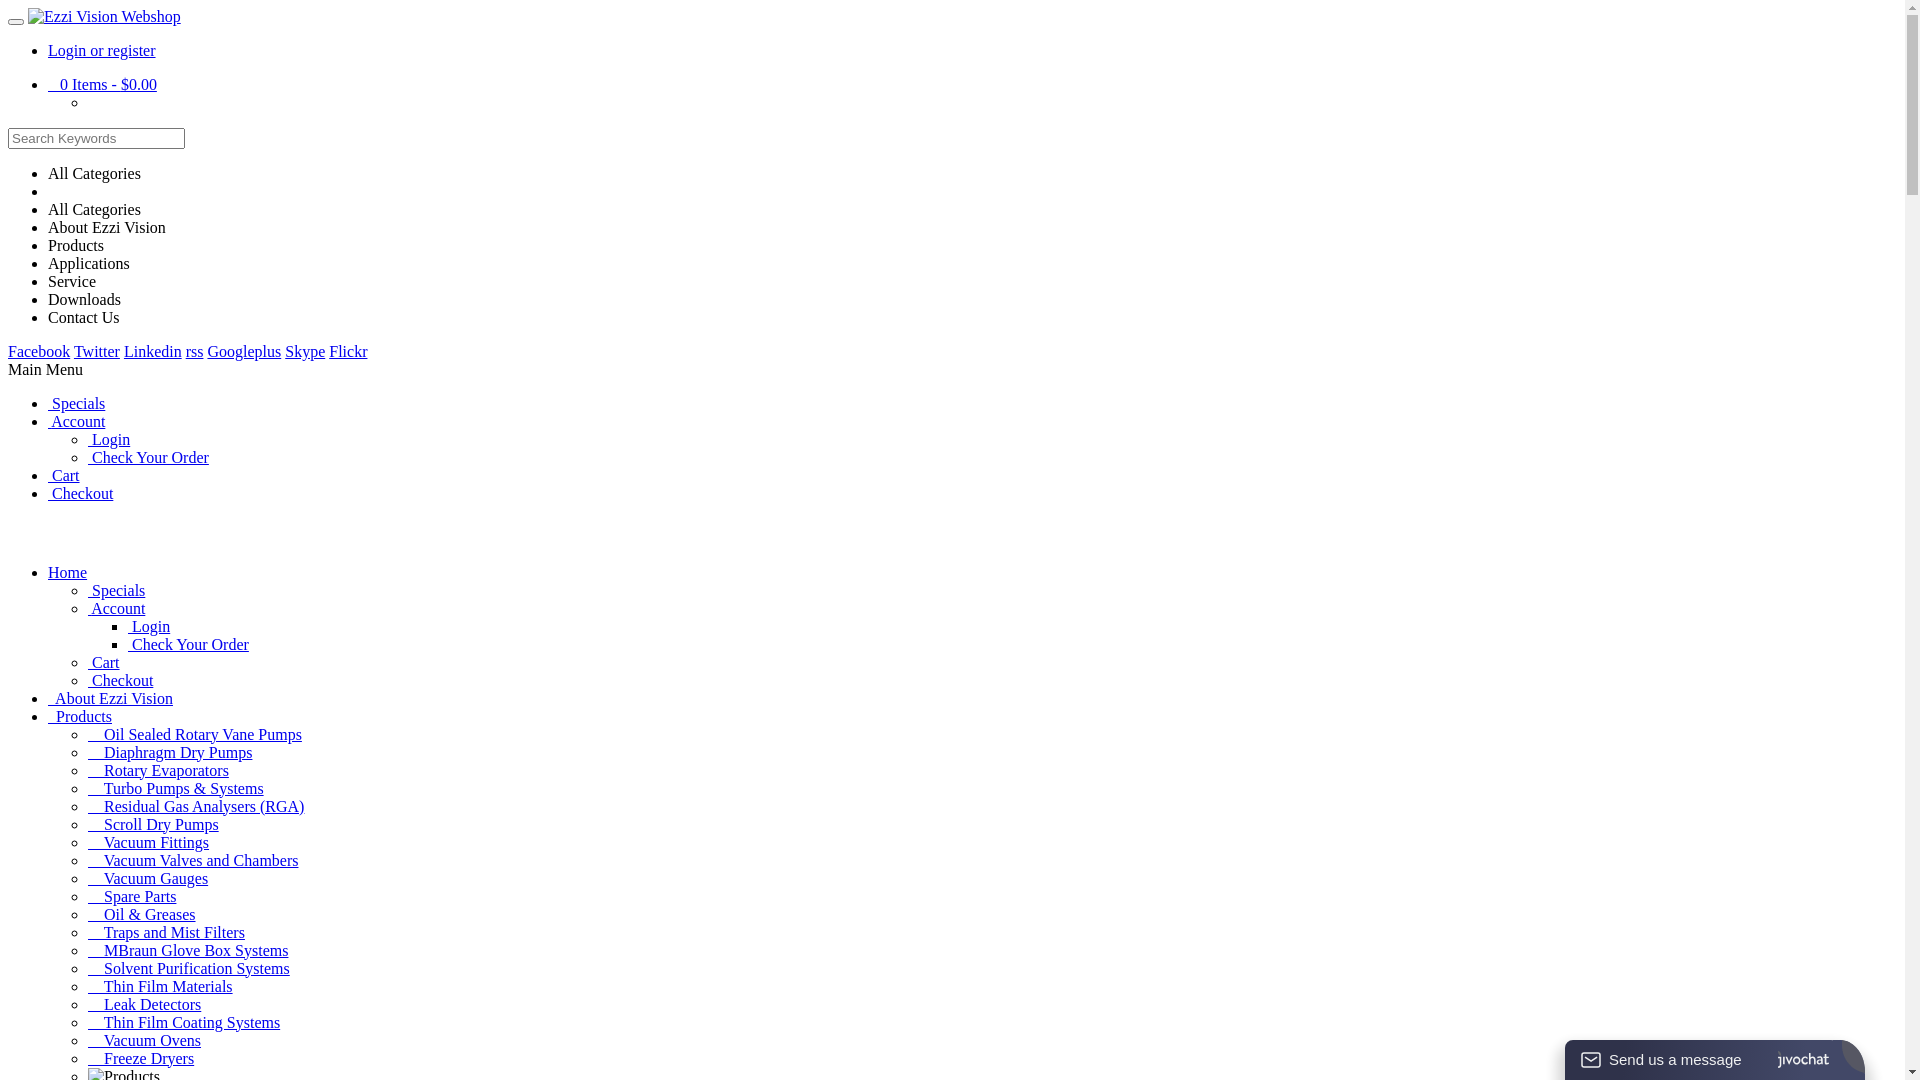 This screenshot has height=1080, width=1920. Describe the element at coordinates (187, 949) in the screenshot. I see `'    MBraun Glove Box Systems'` at that location.